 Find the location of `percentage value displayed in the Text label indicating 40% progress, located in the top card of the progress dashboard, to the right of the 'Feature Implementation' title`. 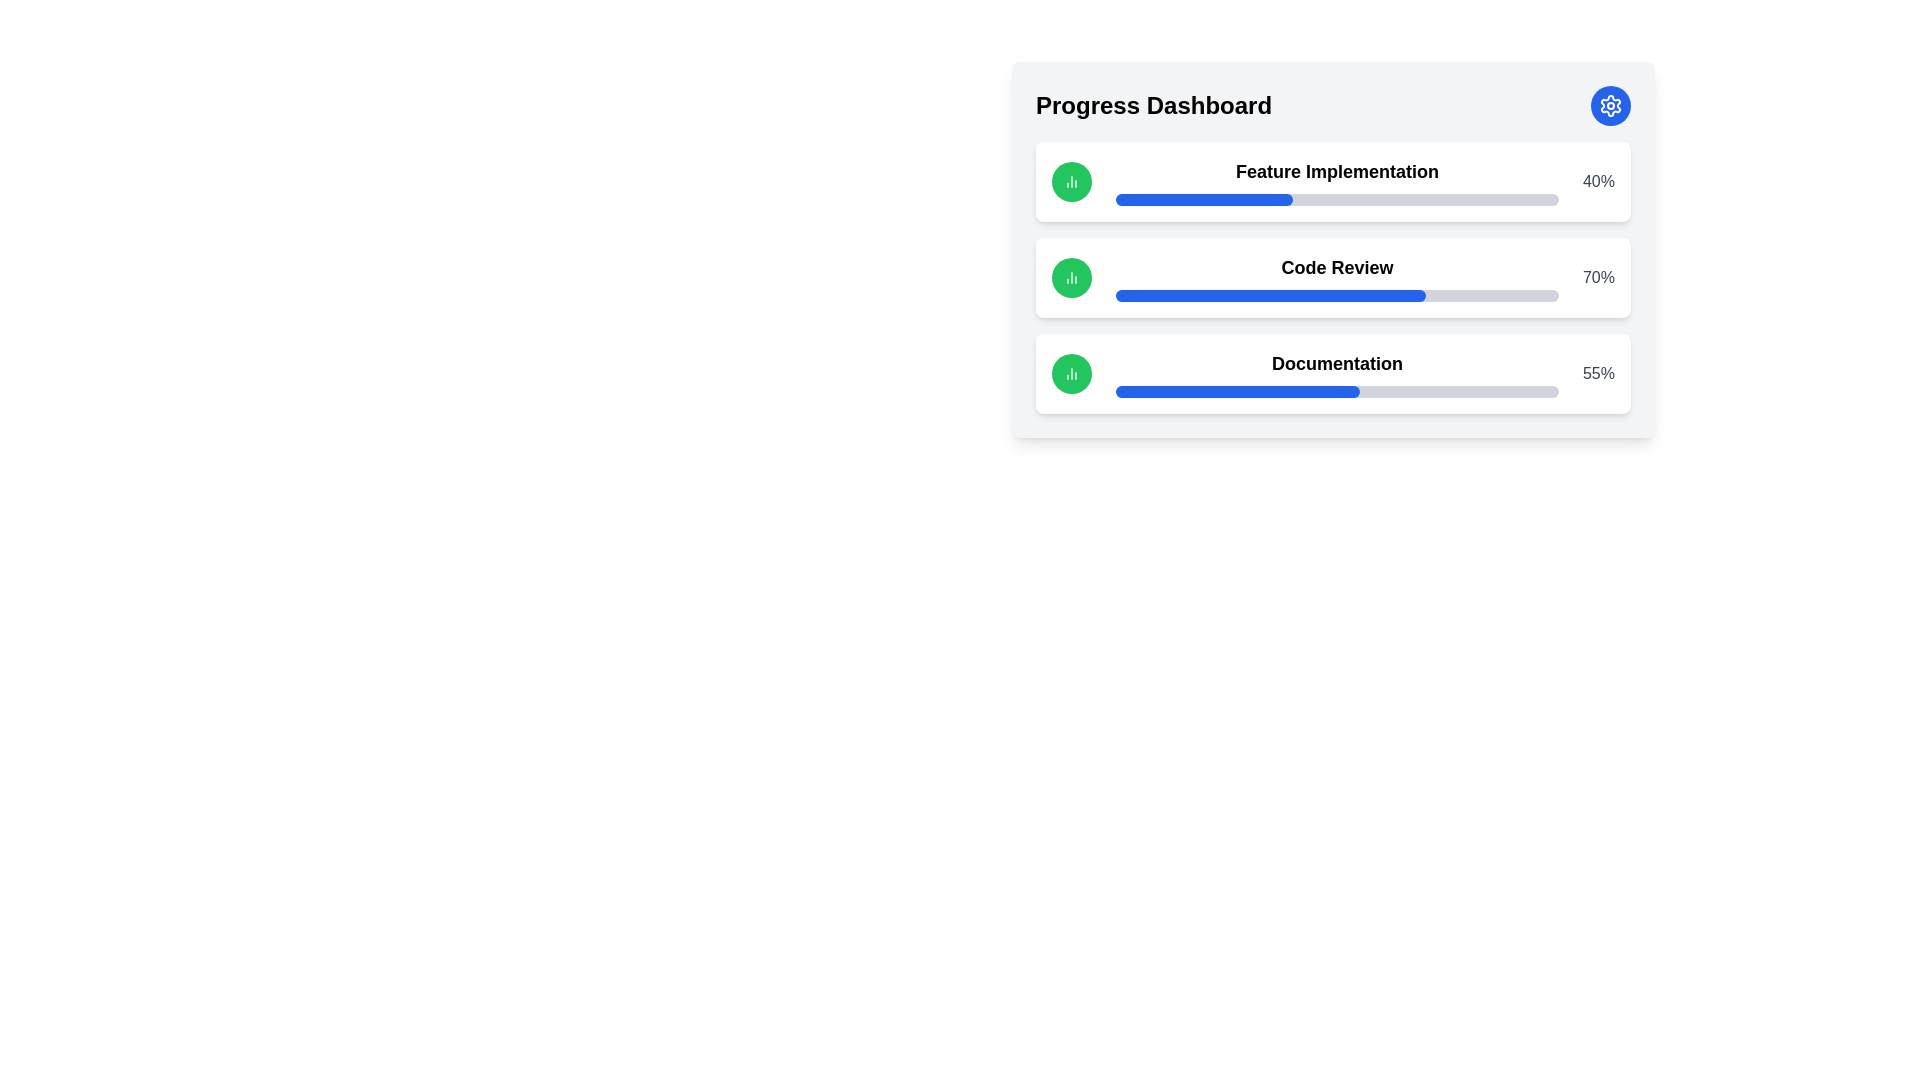

percentage value displayed in the Text label indicating 40% progress, located in the top card of the progress dashboard, to the right of the 'Feature Implementation' title is located at coordinates (1597, 181).